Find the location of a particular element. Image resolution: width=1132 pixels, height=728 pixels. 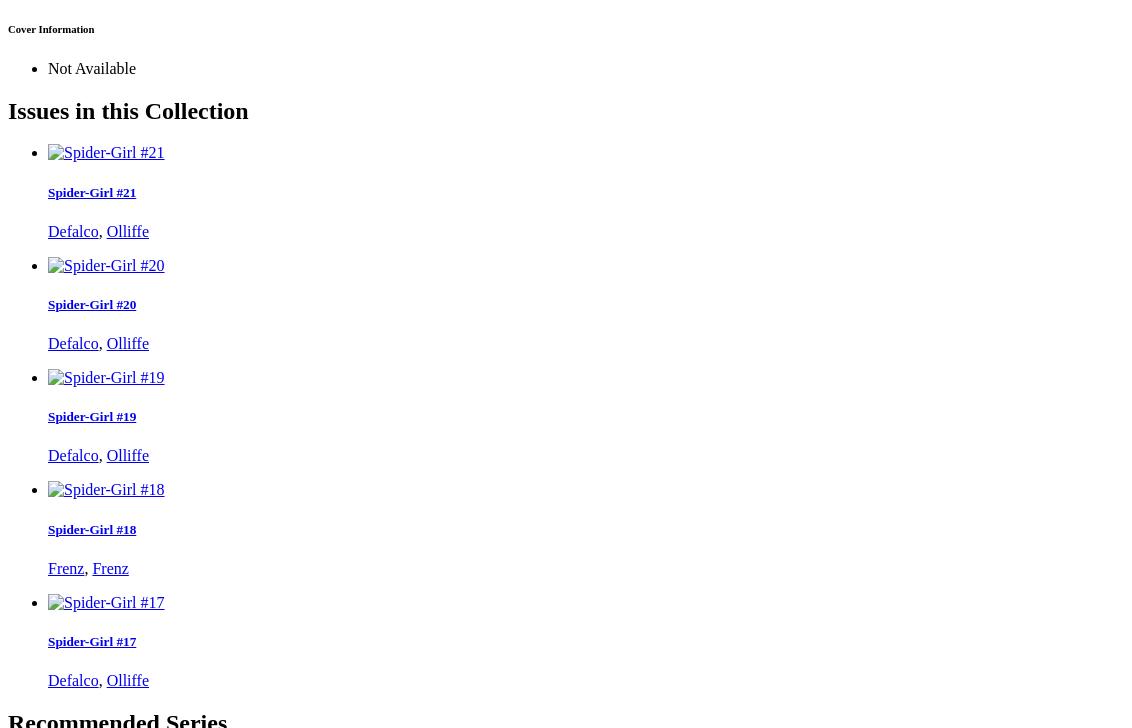

'Spider-Girl #18' is located at coordinates (92, 528).